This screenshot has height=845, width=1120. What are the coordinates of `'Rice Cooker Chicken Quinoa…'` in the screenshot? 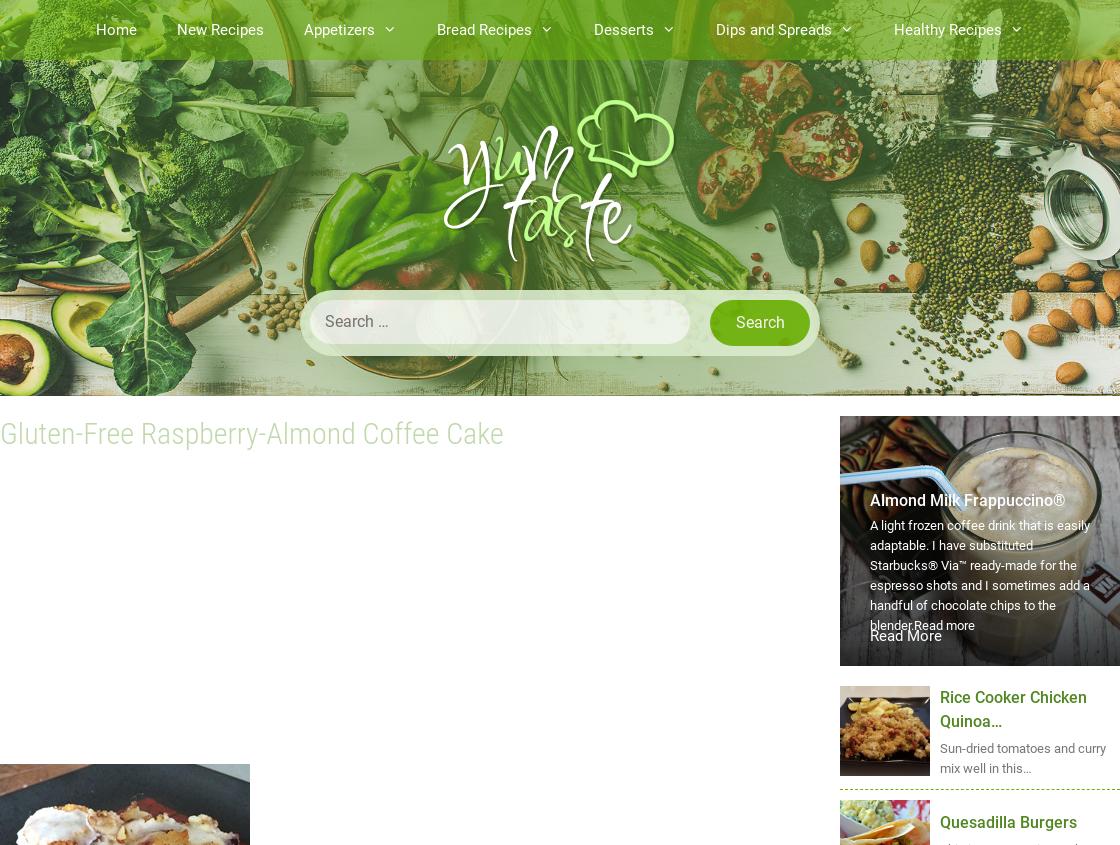 It's located at (940, 708).